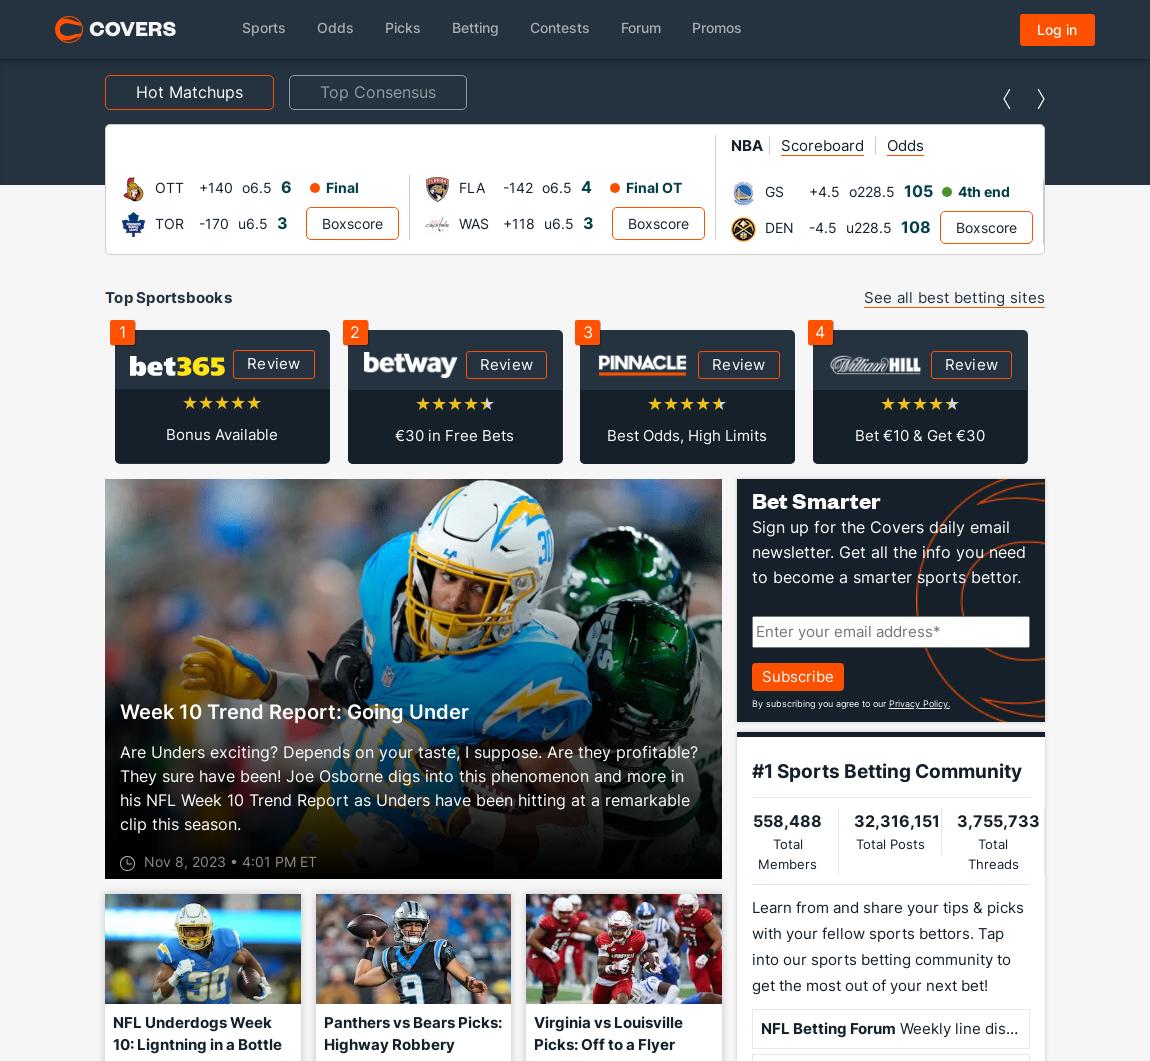  Describe the element at coordinates (320, 91) in the screenshot. I see `'Top Consensus'` at that location.